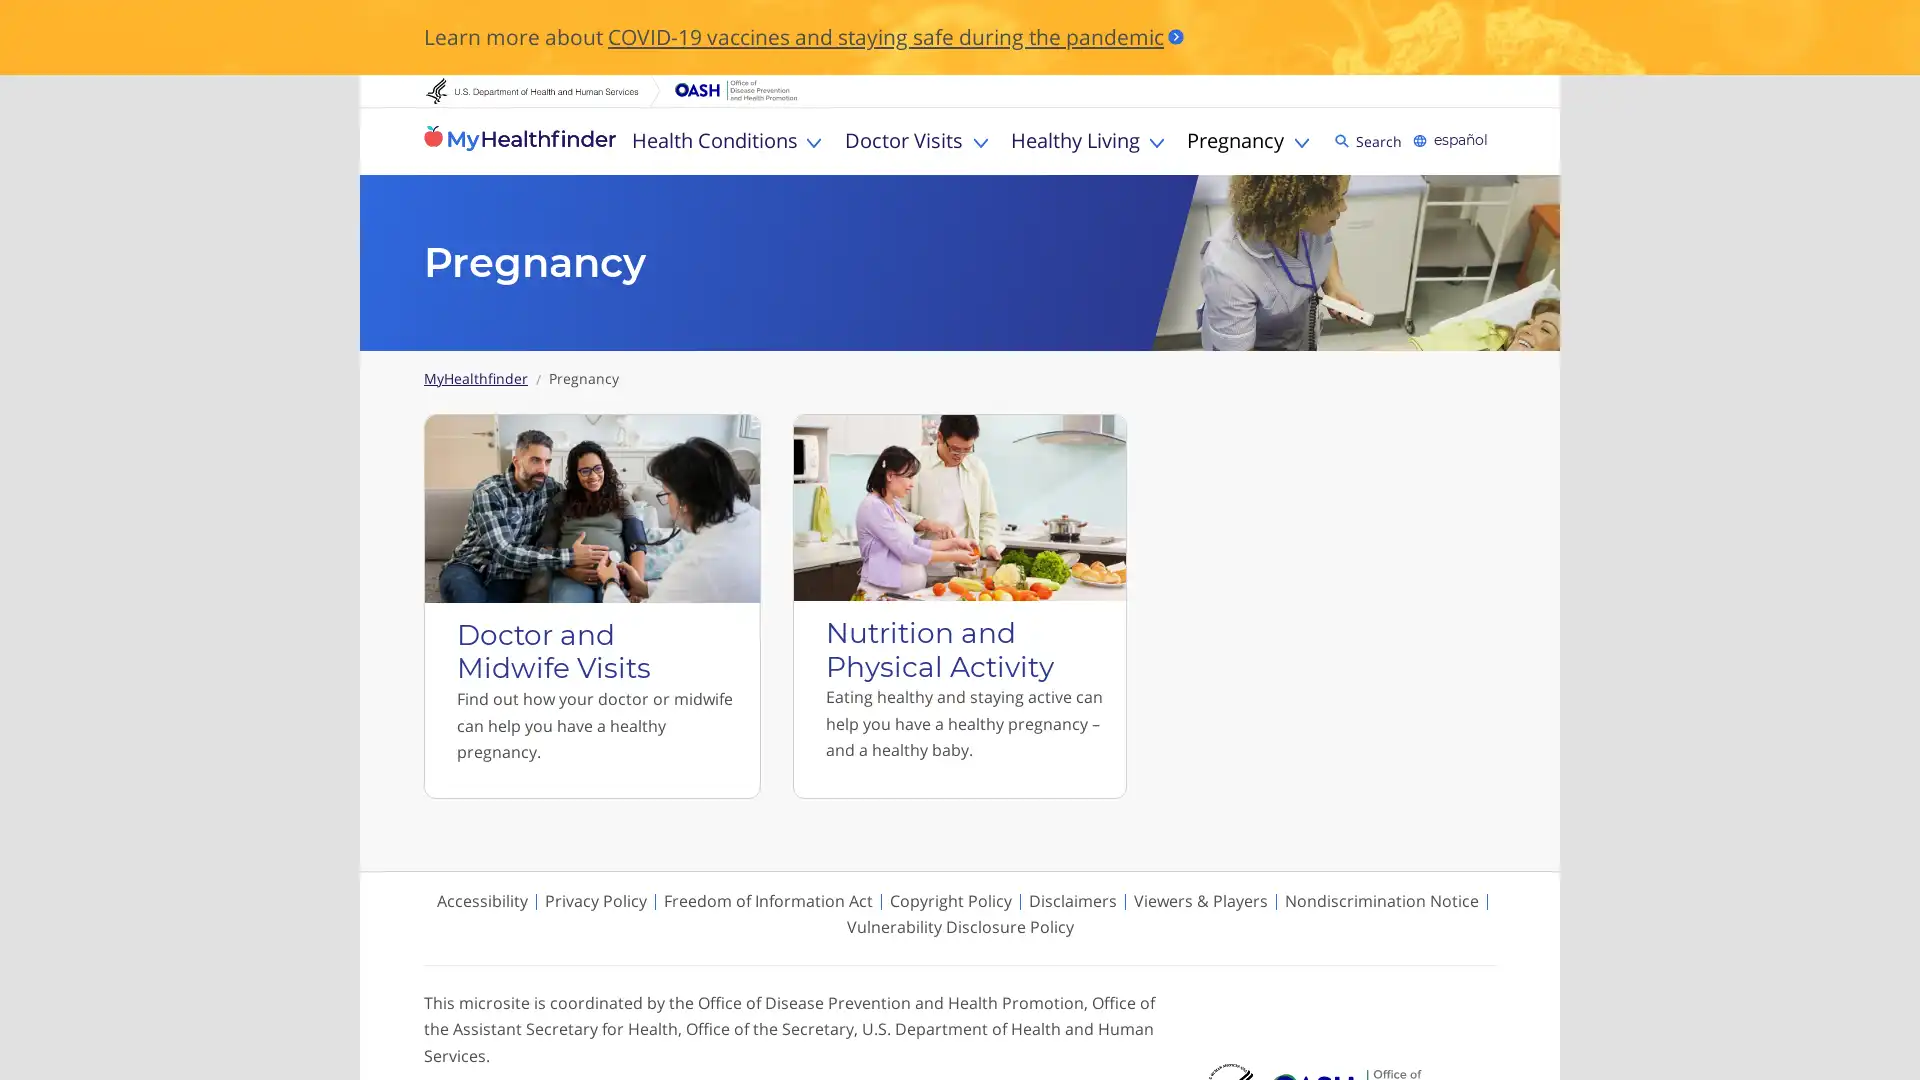 This screenshot has width=1920, height=1080. I want to click on Toggle Doctor Visits sub menu, so click(979, 140).